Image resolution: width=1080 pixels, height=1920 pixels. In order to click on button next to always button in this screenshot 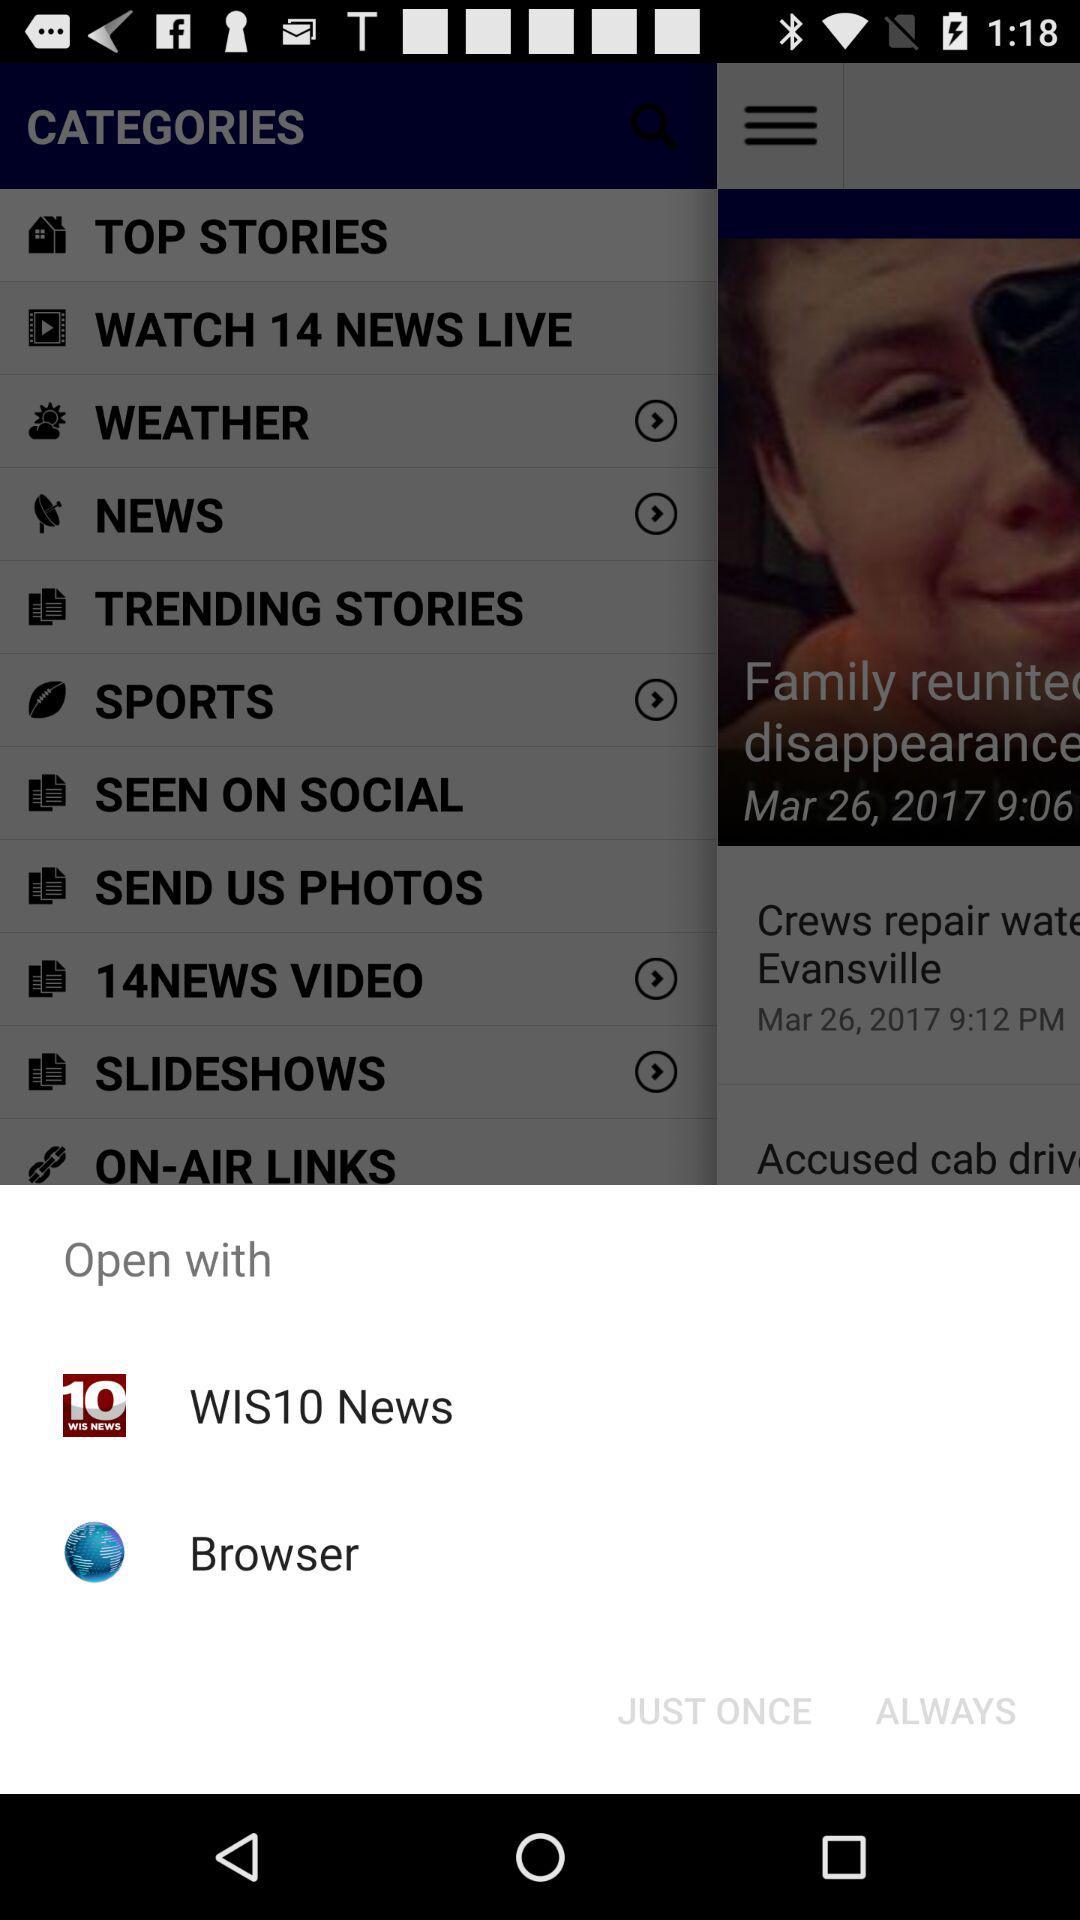, I will do `click(713, 1708)`.